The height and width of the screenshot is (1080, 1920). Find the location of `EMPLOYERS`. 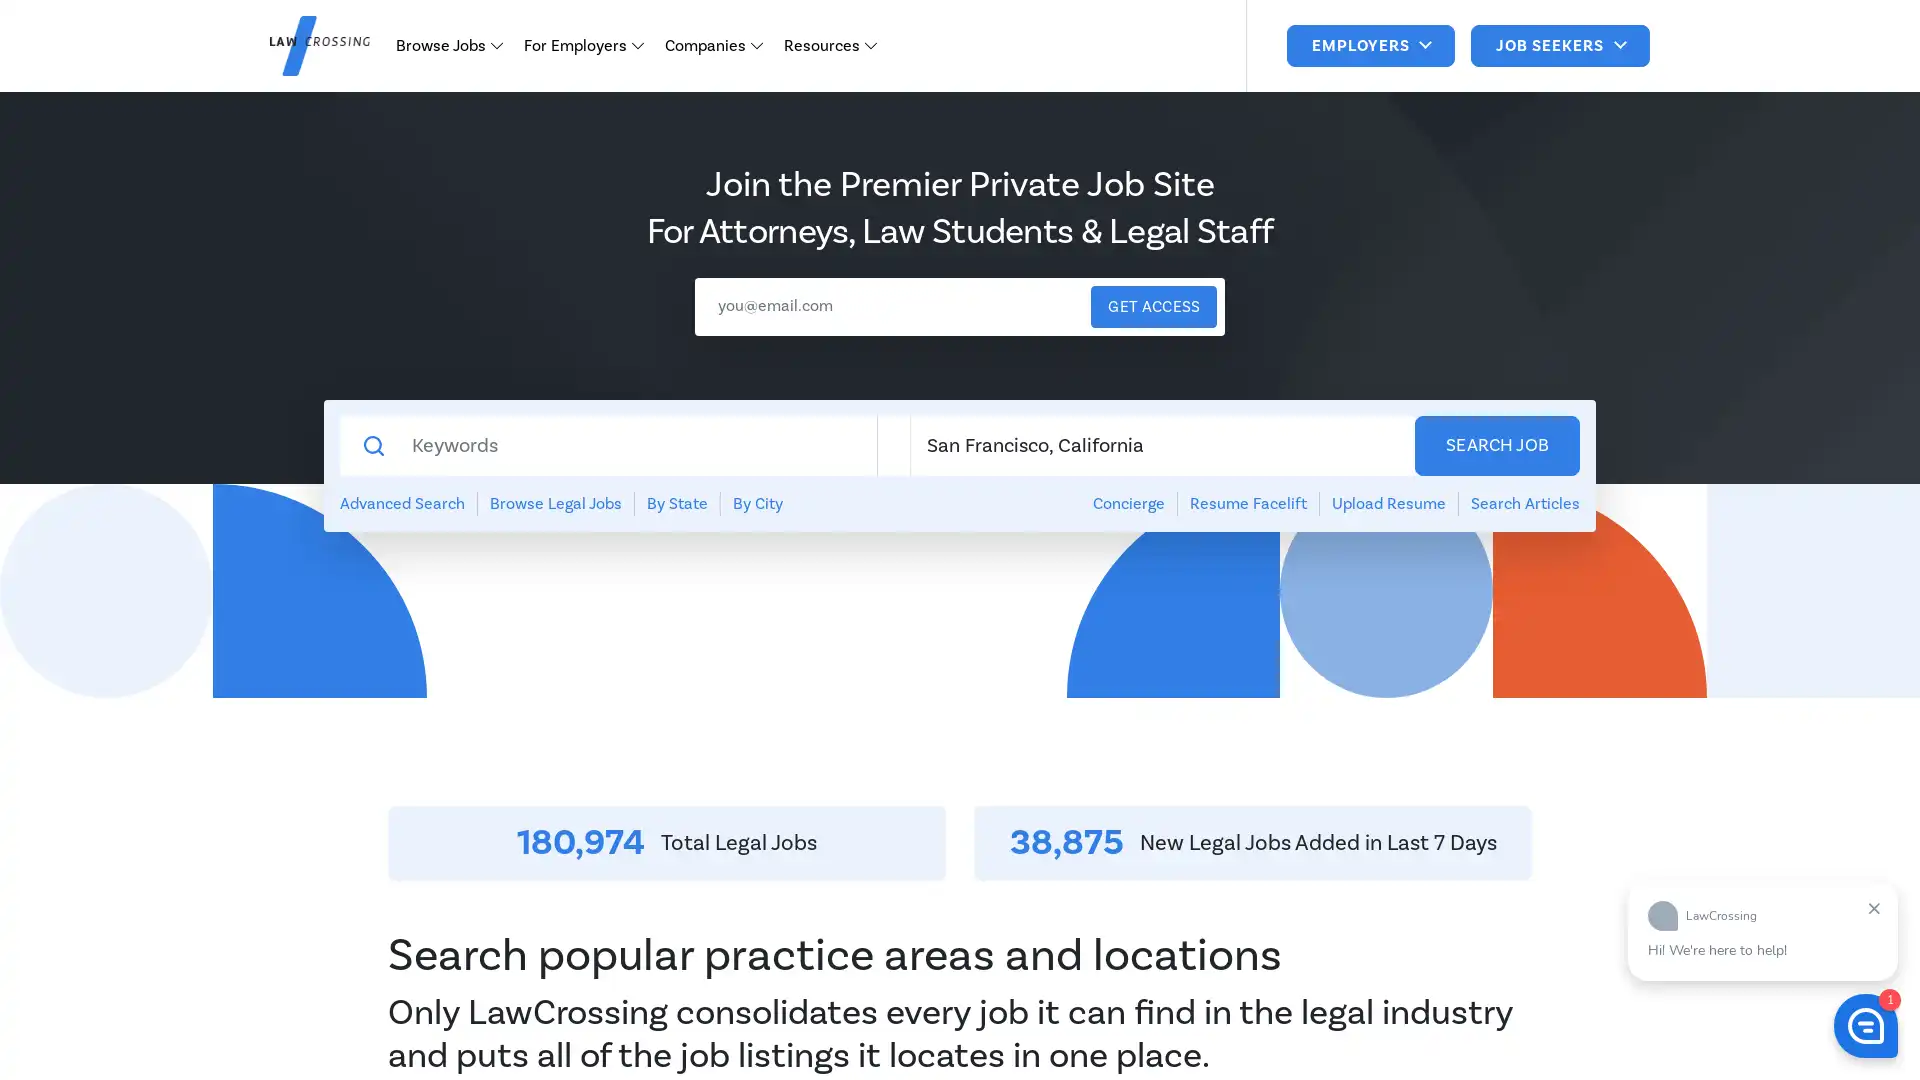

EMPLOYERS is located at coordinates (1369, 45).